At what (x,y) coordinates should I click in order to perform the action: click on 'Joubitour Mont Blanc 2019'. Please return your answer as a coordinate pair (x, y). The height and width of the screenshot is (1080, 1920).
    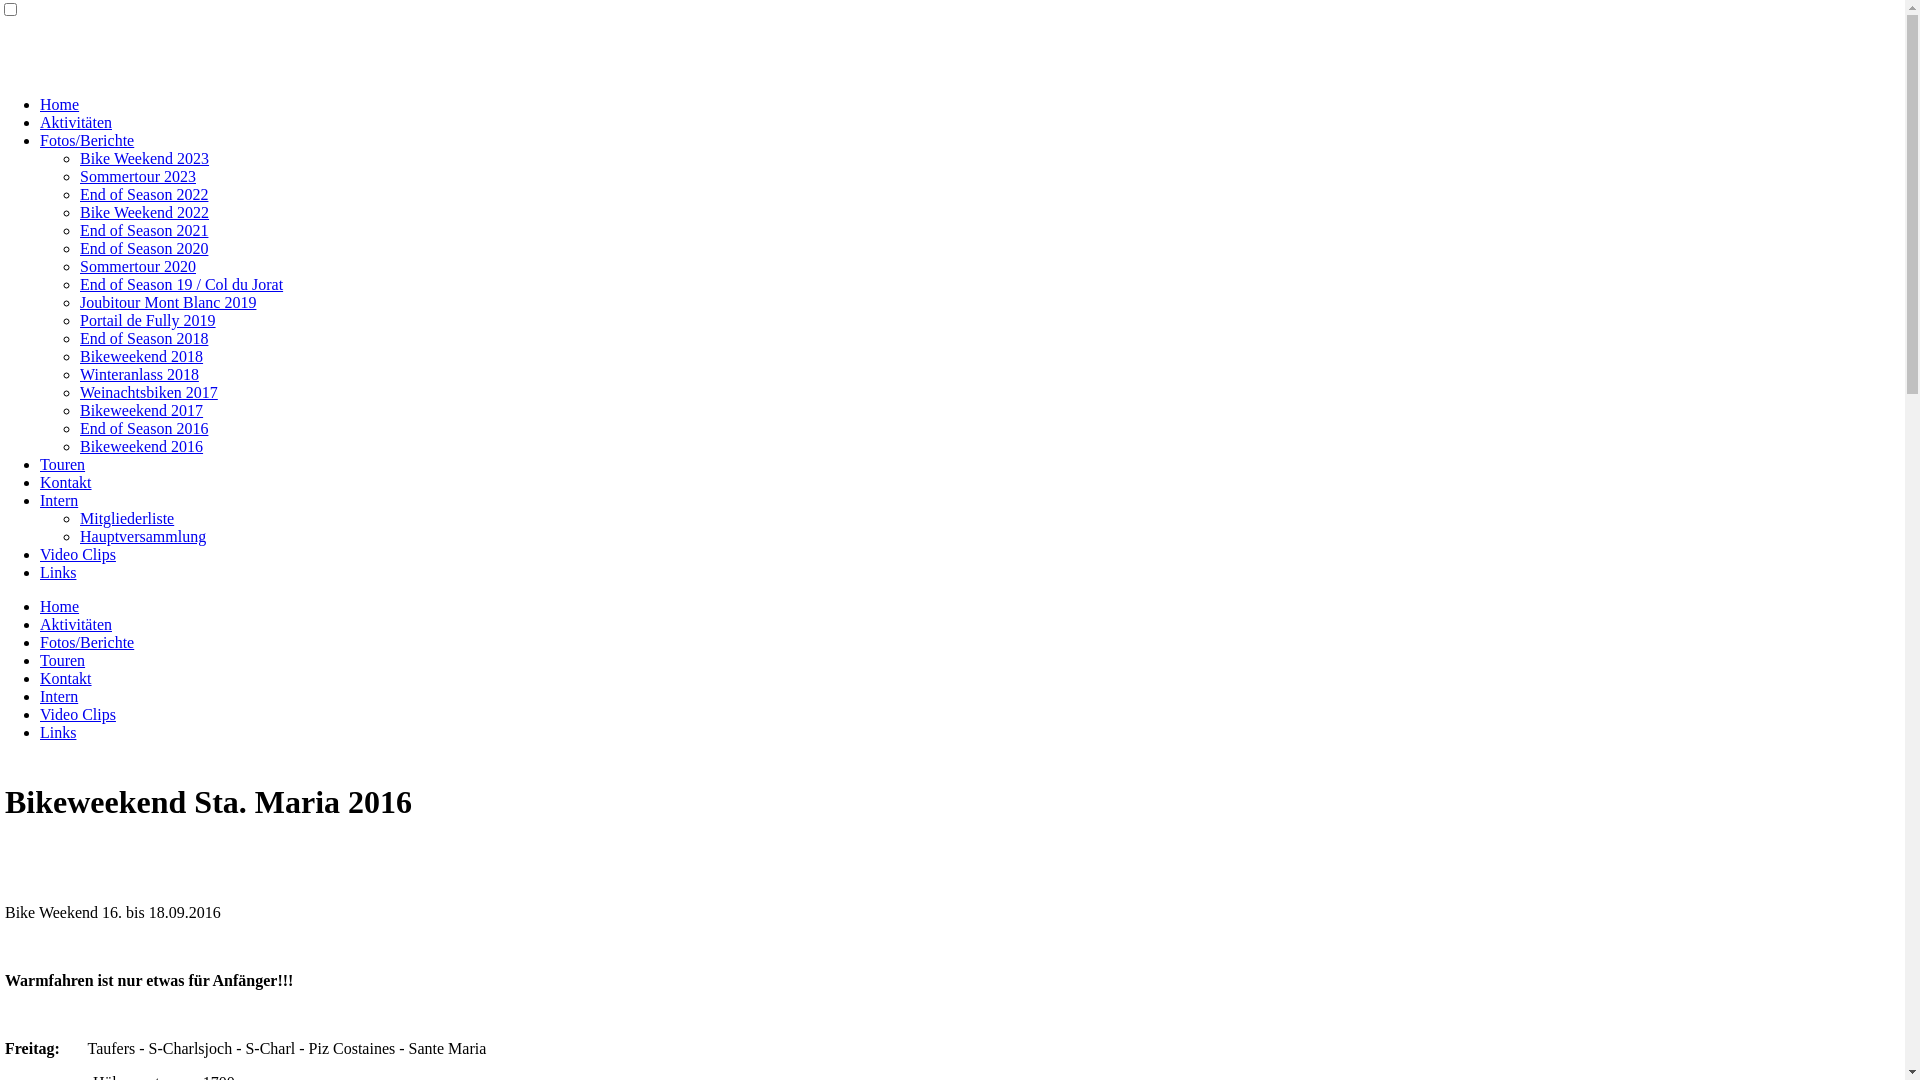
    Looking at the image, I should click on (168, 302).